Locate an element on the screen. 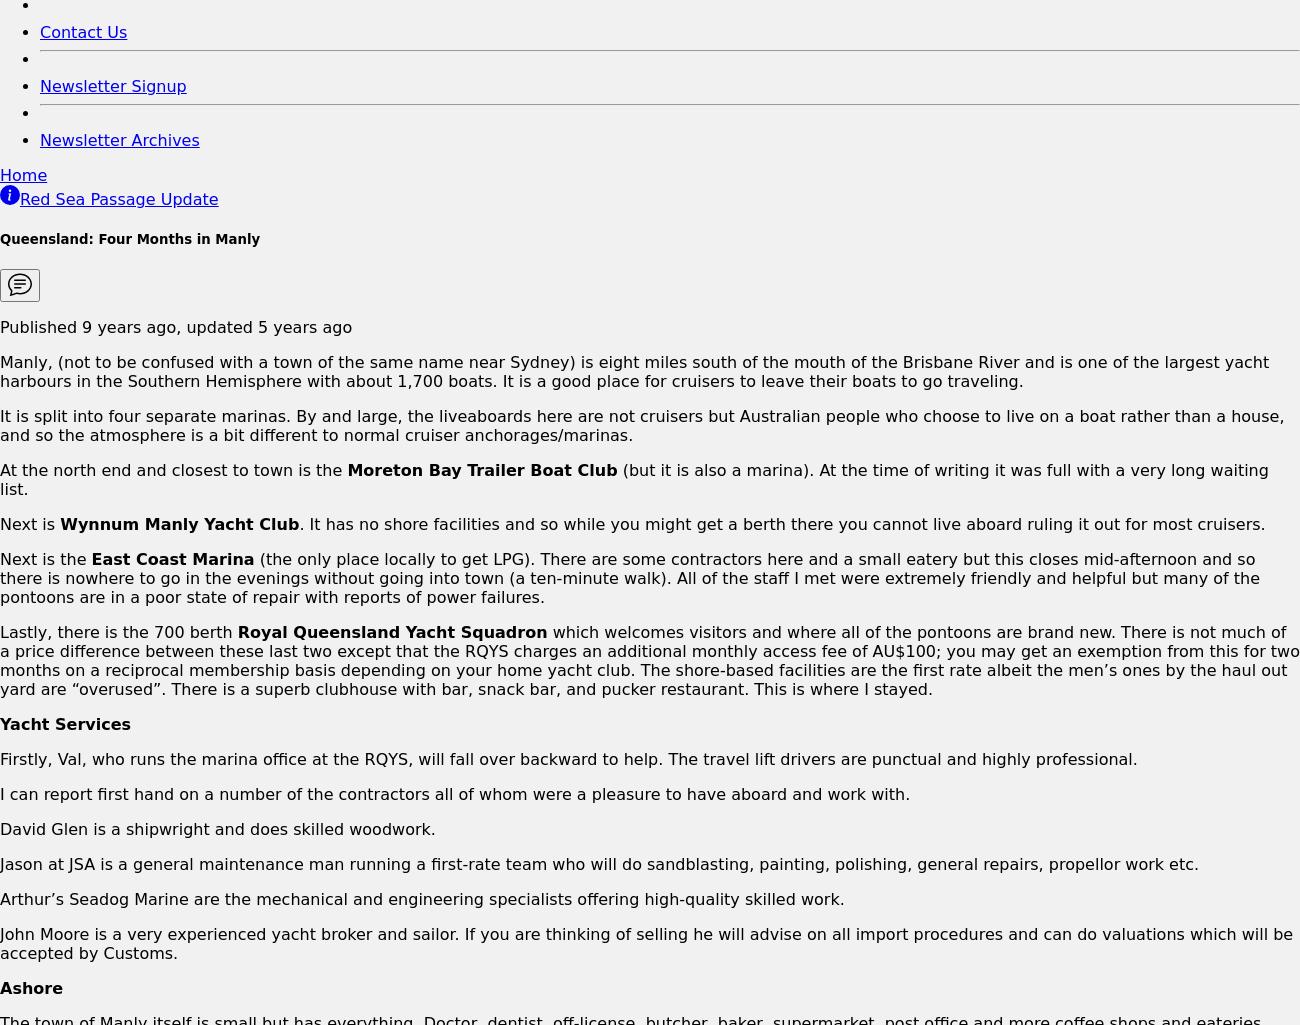 Image resolution: width=1300 pixels, height=1025 pixels. 'Firstly, Val, who runs the marina office at the RQYS, will fall over backward to help. The travel lift drivers are punctual and highly professional.' is located at coordinates (567, 758).